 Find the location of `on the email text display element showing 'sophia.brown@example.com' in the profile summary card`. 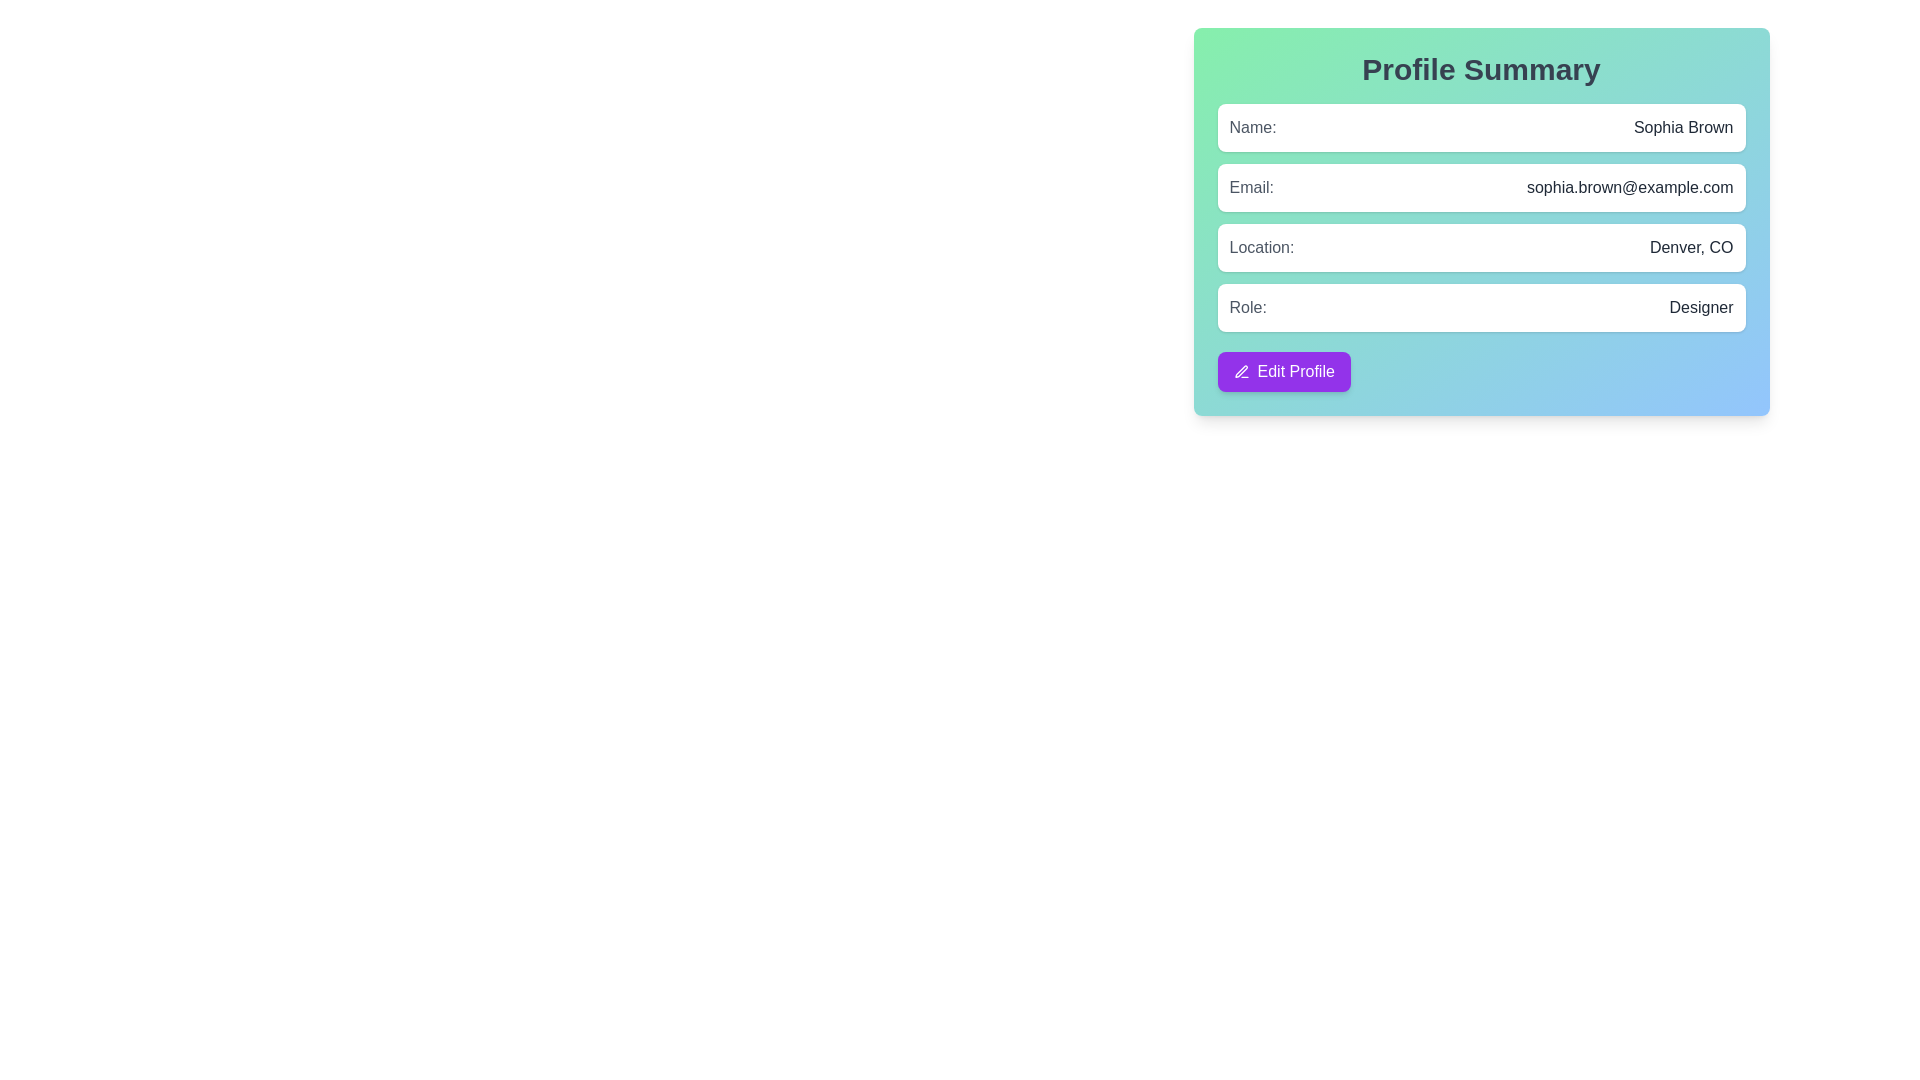

on the email text display element showing 'sophia.brown@example.com' in the profile summary card is located at coordinates (1630, 188).